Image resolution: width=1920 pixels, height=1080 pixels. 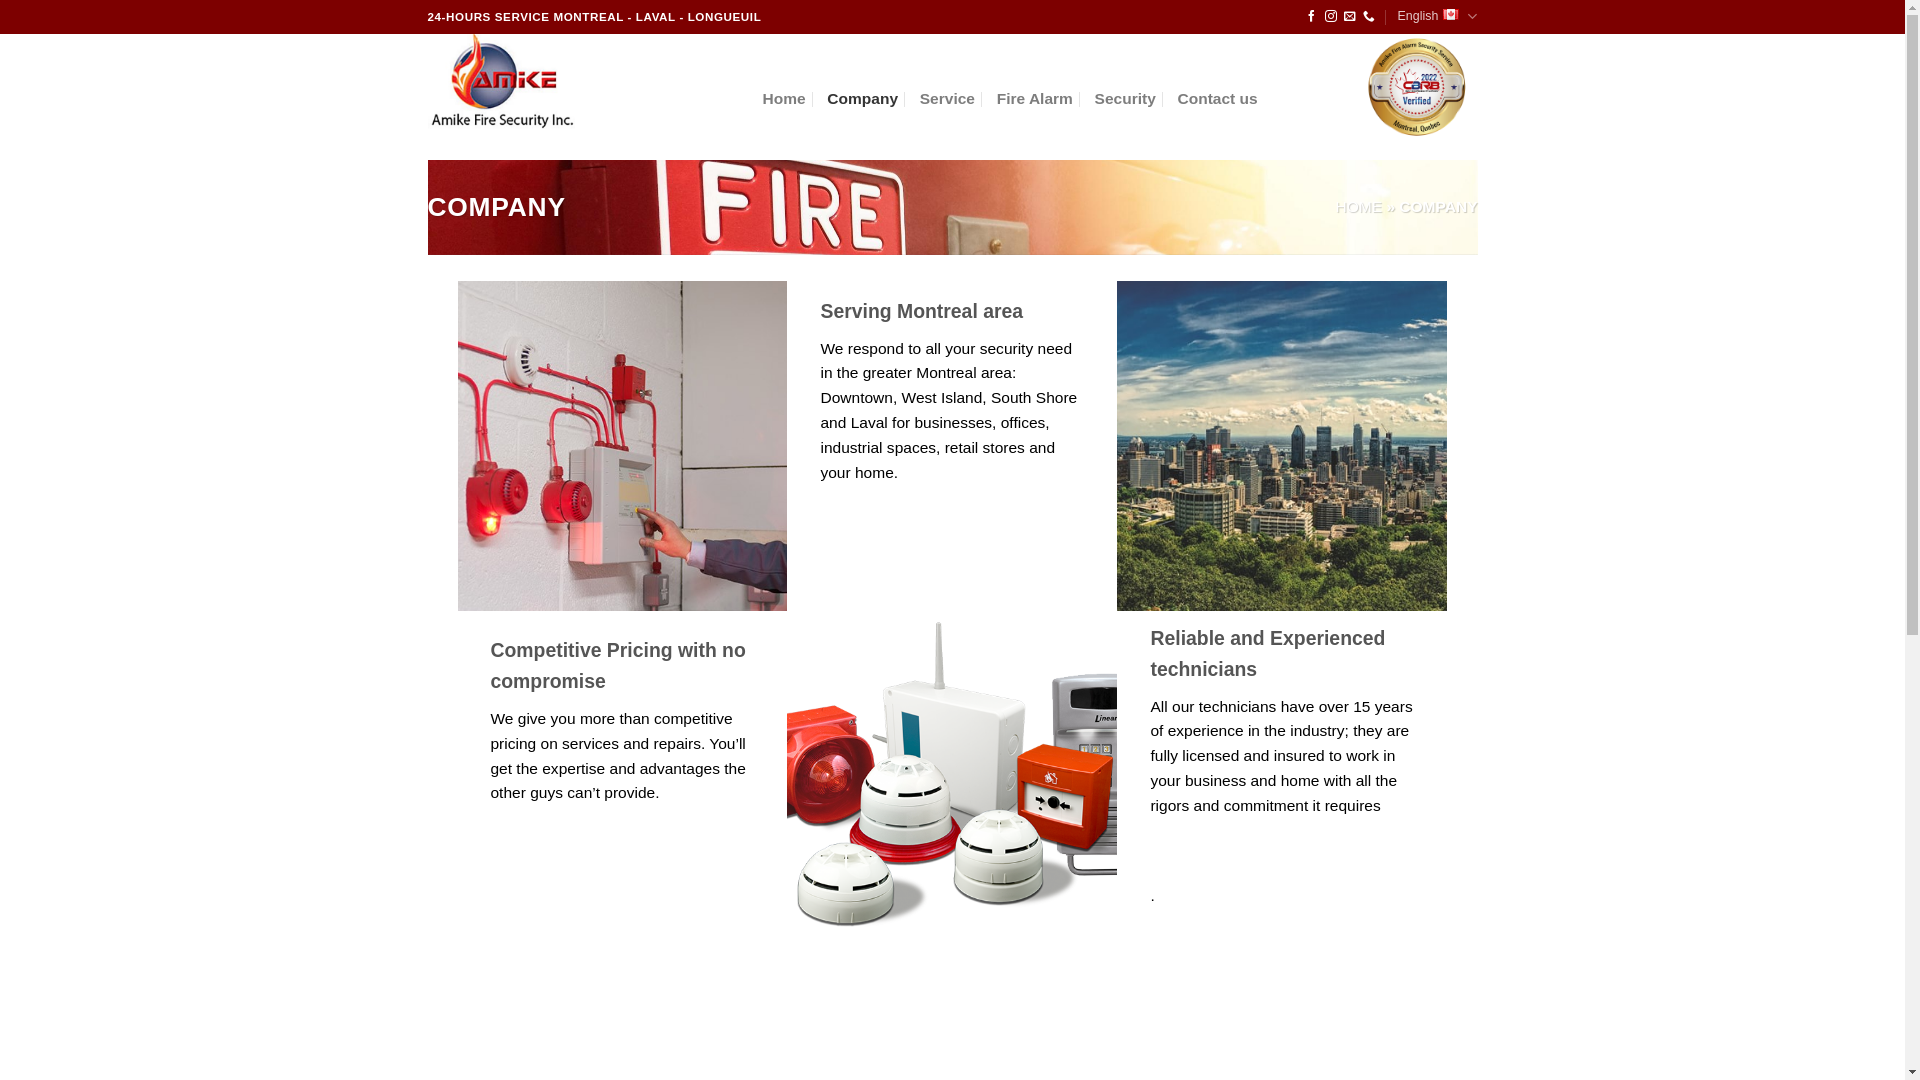 I want to click on 'HOME', so click(x=1359, y=206).